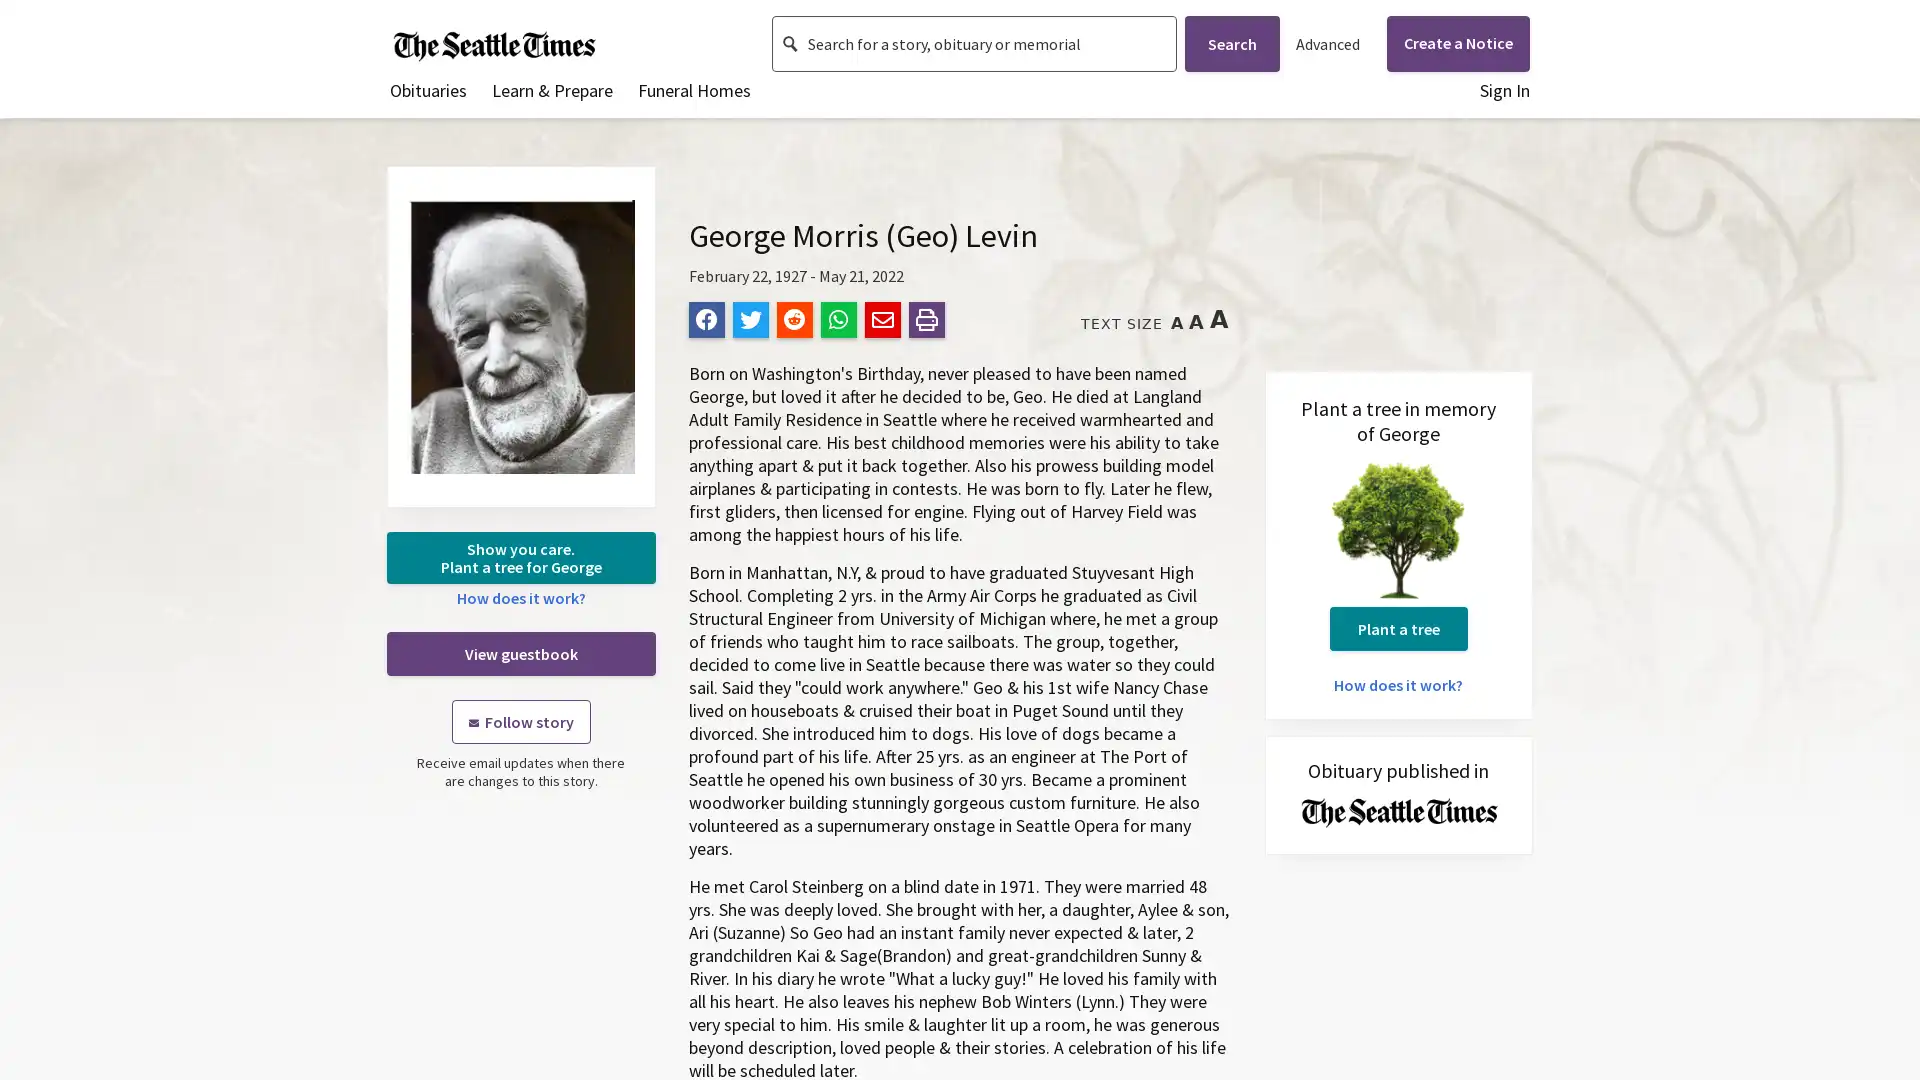  What do you see at coordinates (838, 319) in the screenshot?
I see `Whatsapp button - Opens new window` at bounding box center [838, 319].